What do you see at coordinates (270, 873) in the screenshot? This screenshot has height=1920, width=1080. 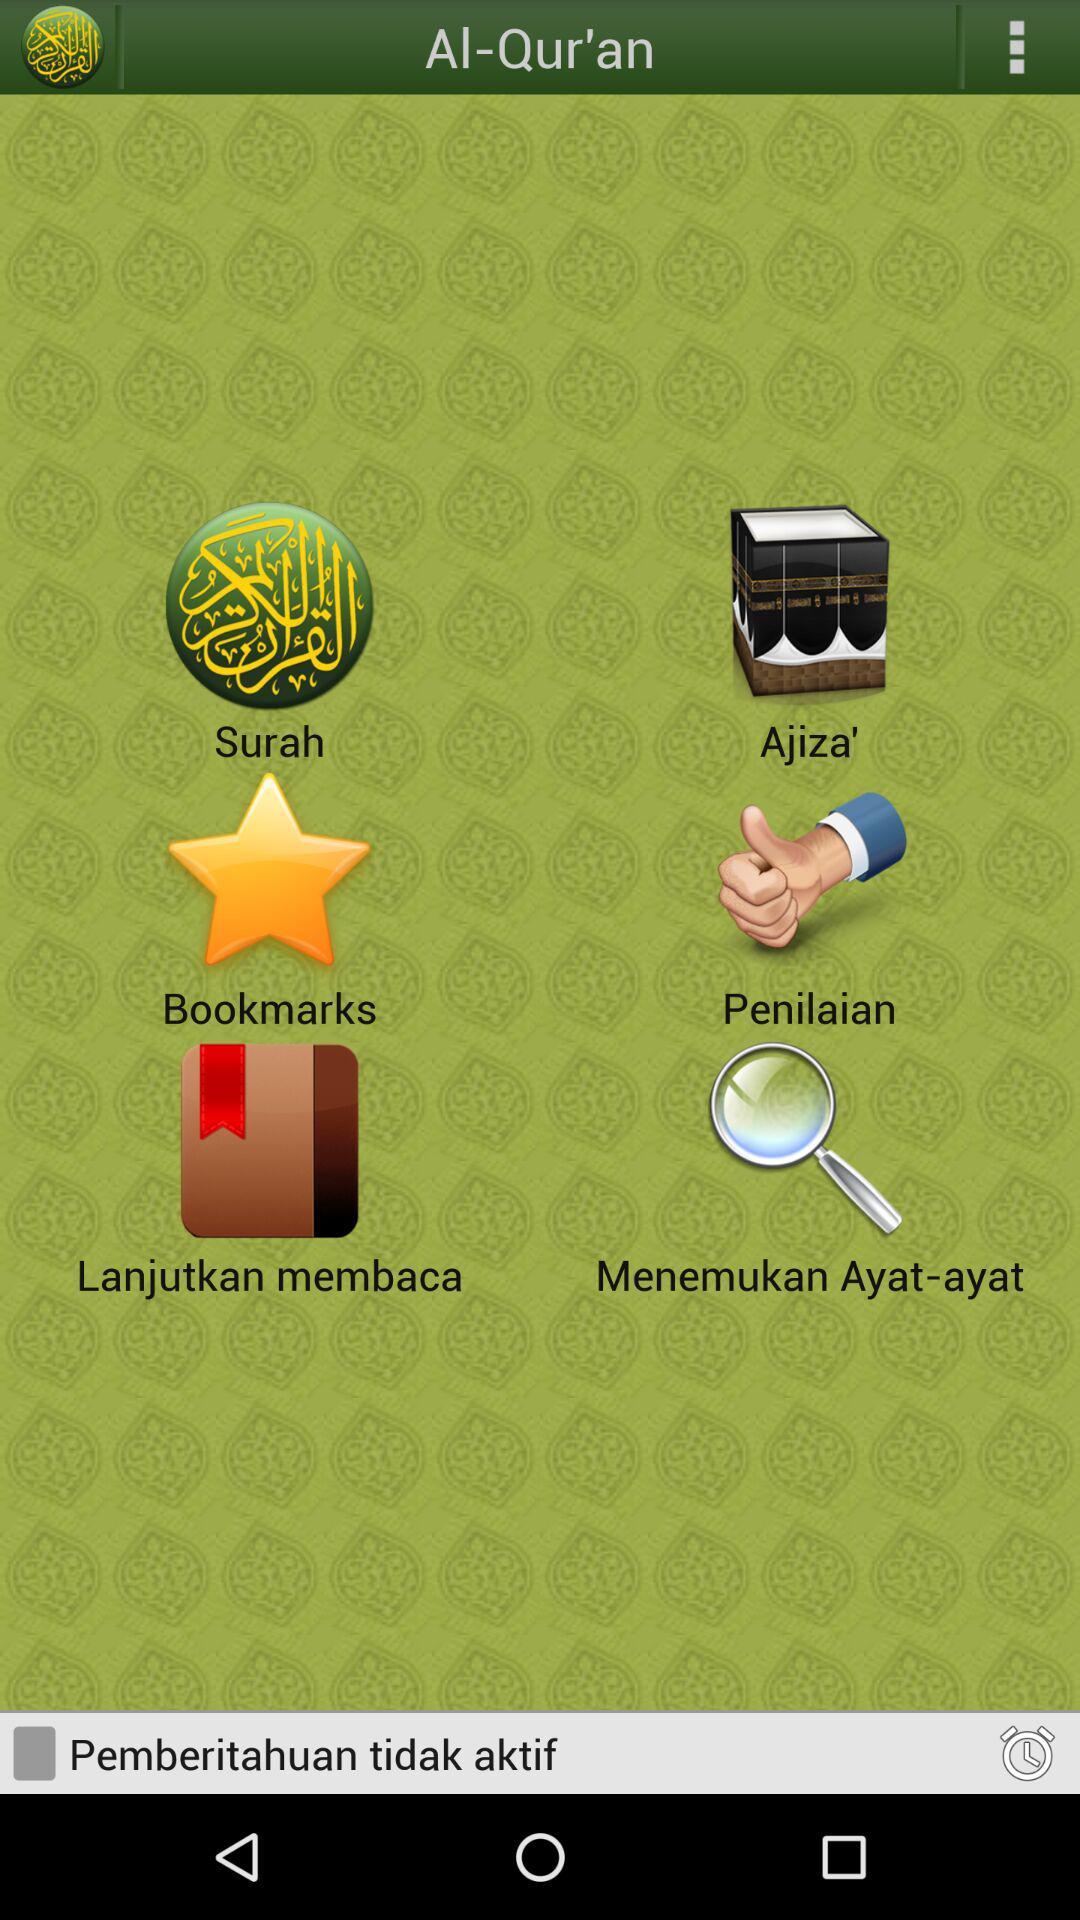 I see `bookmark the page` at bounding box center [270, 873].